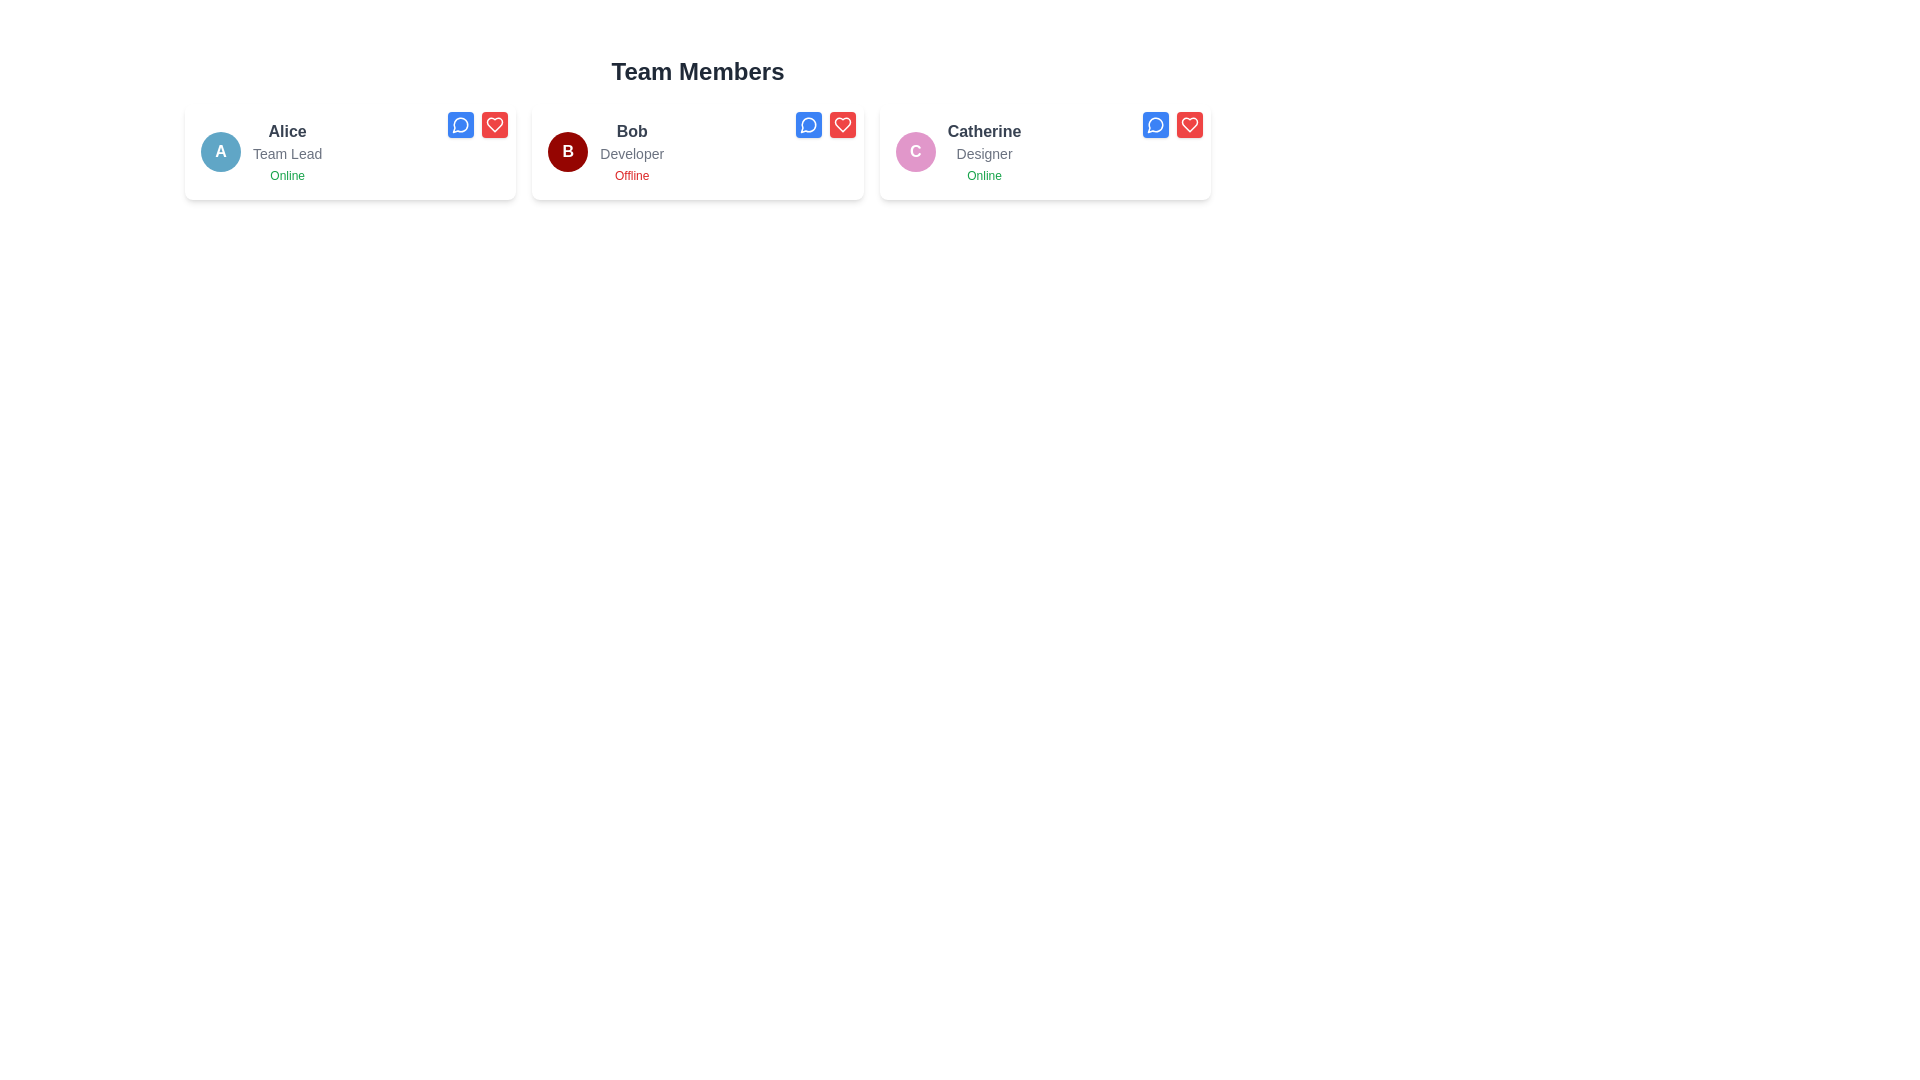  I want to click on text content of the 'Designer' label located on the rightmost profile card in the 'Team Members' section, positioned below the name 'Catherine', so click(984, 153).